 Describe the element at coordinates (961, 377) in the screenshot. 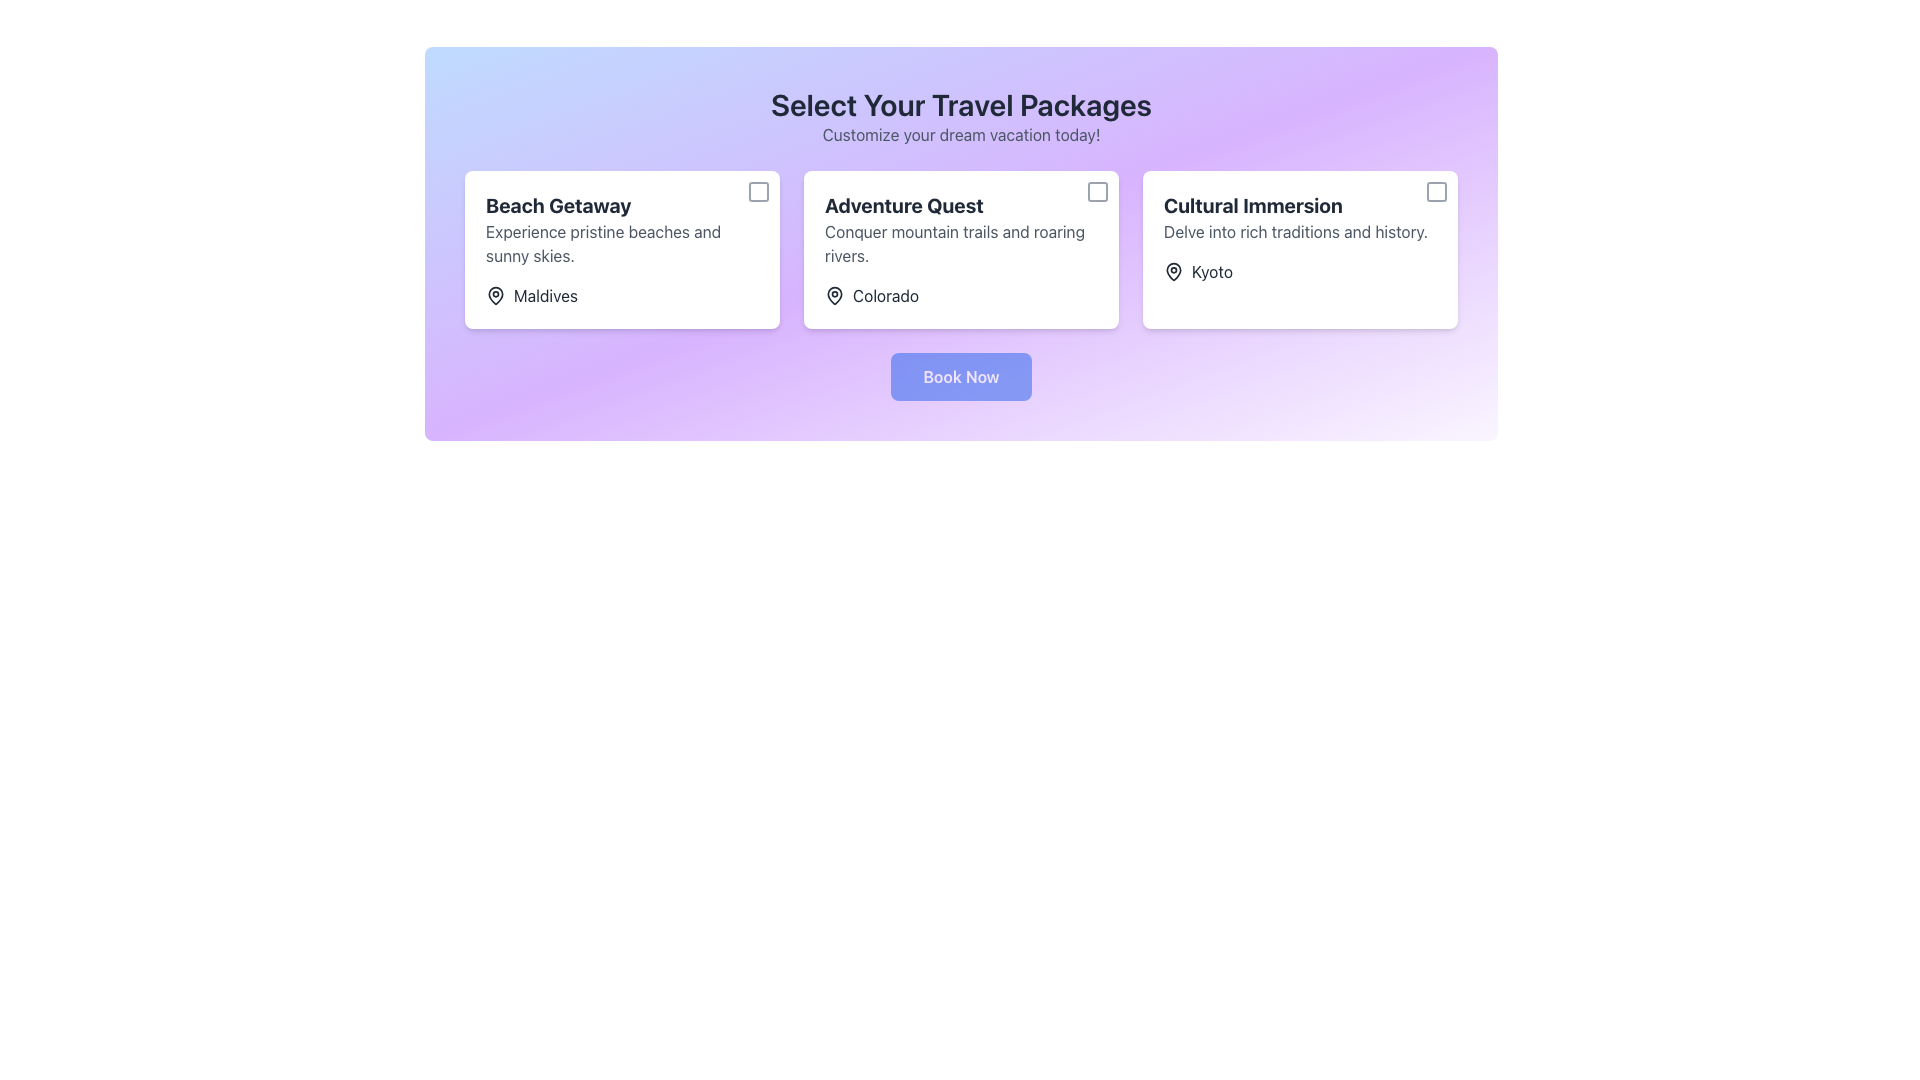

I see `the booking button located below the travel package cards labeled 'Beach Getaway', 'Adventure Quest', and 'Cultural Immersion' to proceed with booking` at that location.